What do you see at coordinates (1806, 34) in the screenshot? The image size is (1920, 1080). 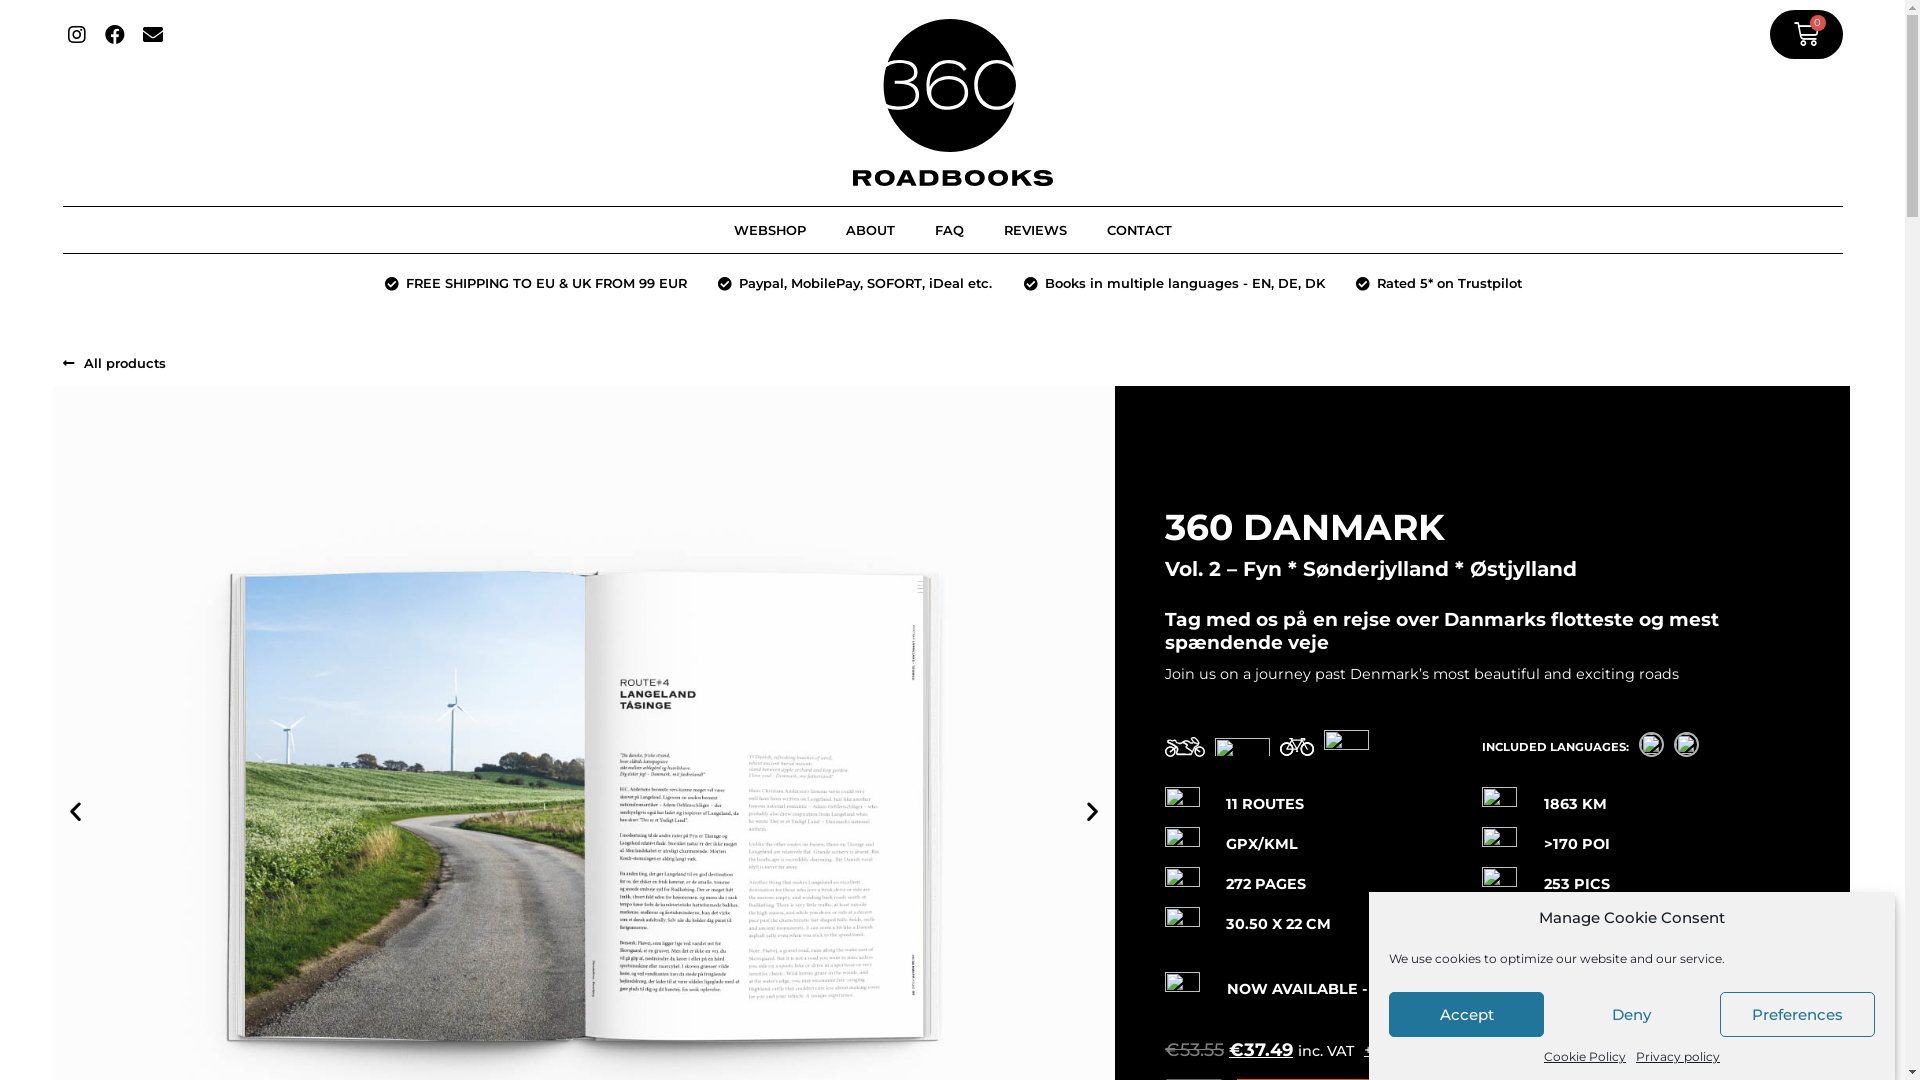 I see `'0'` at bounding box center [1806, 34].